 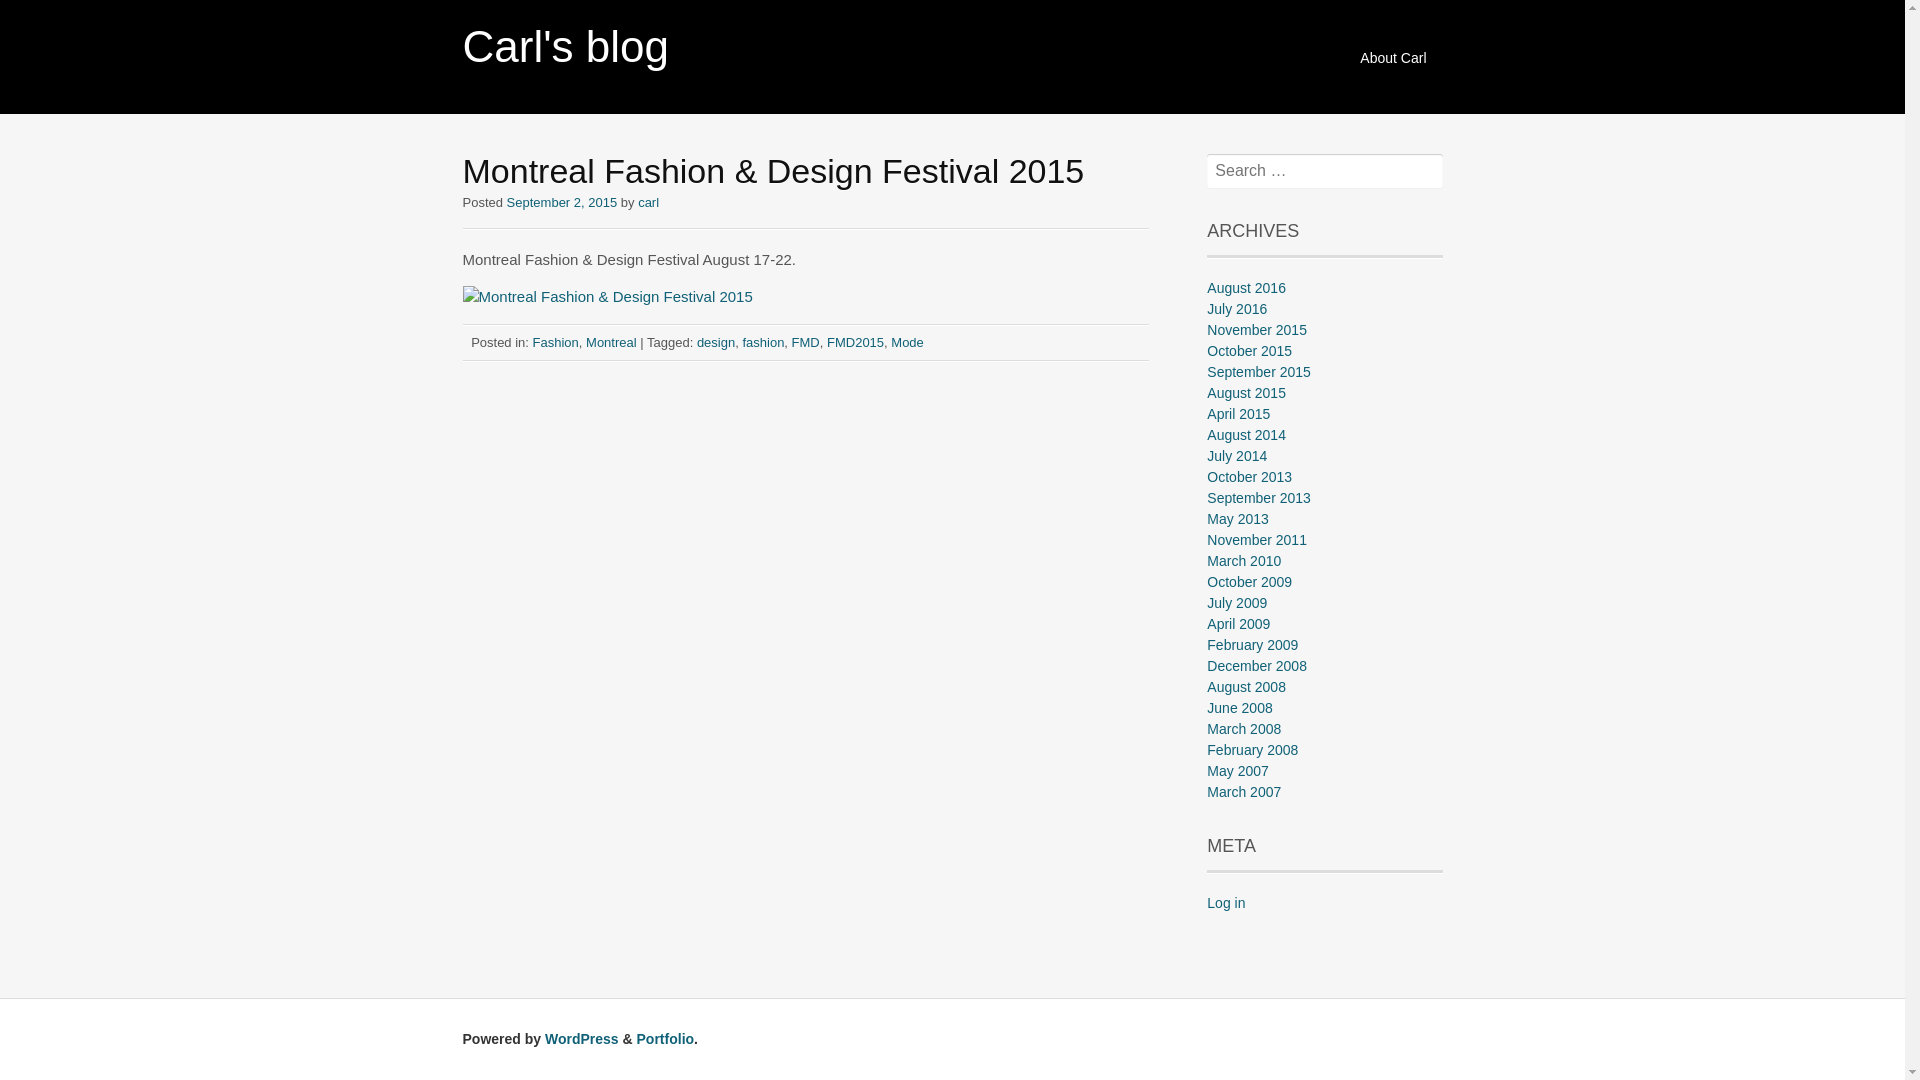 What do you see at coordinates (1348, 46) in the screenshot?
I see `'Skip to content'` at bounding box center [1348, 46].